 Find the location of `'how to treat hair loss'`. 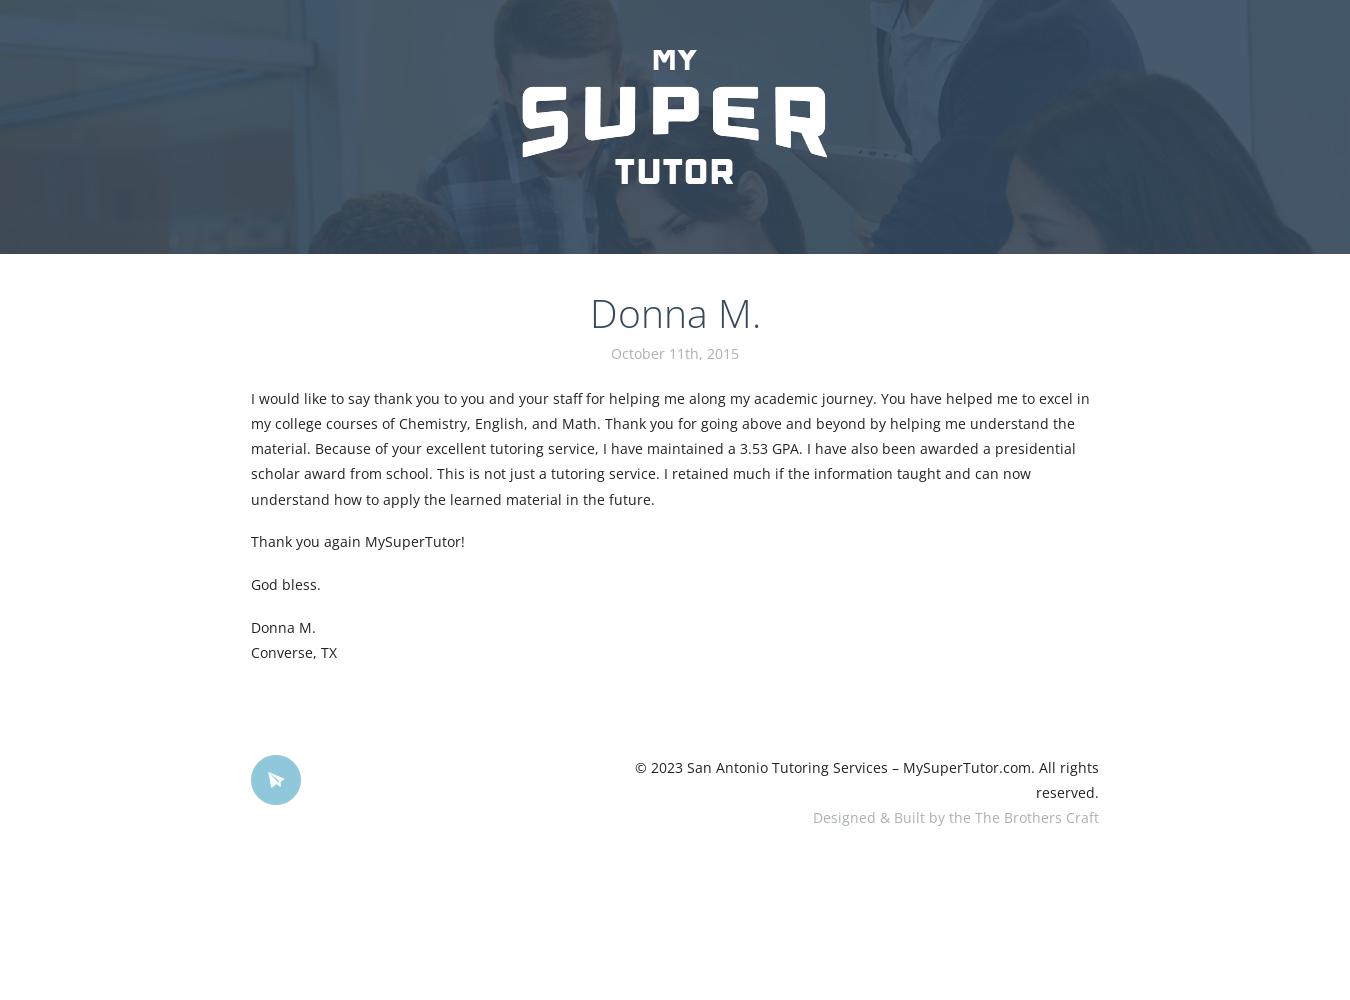

'how to treat hair loss' is located at coordinates (70, 12).